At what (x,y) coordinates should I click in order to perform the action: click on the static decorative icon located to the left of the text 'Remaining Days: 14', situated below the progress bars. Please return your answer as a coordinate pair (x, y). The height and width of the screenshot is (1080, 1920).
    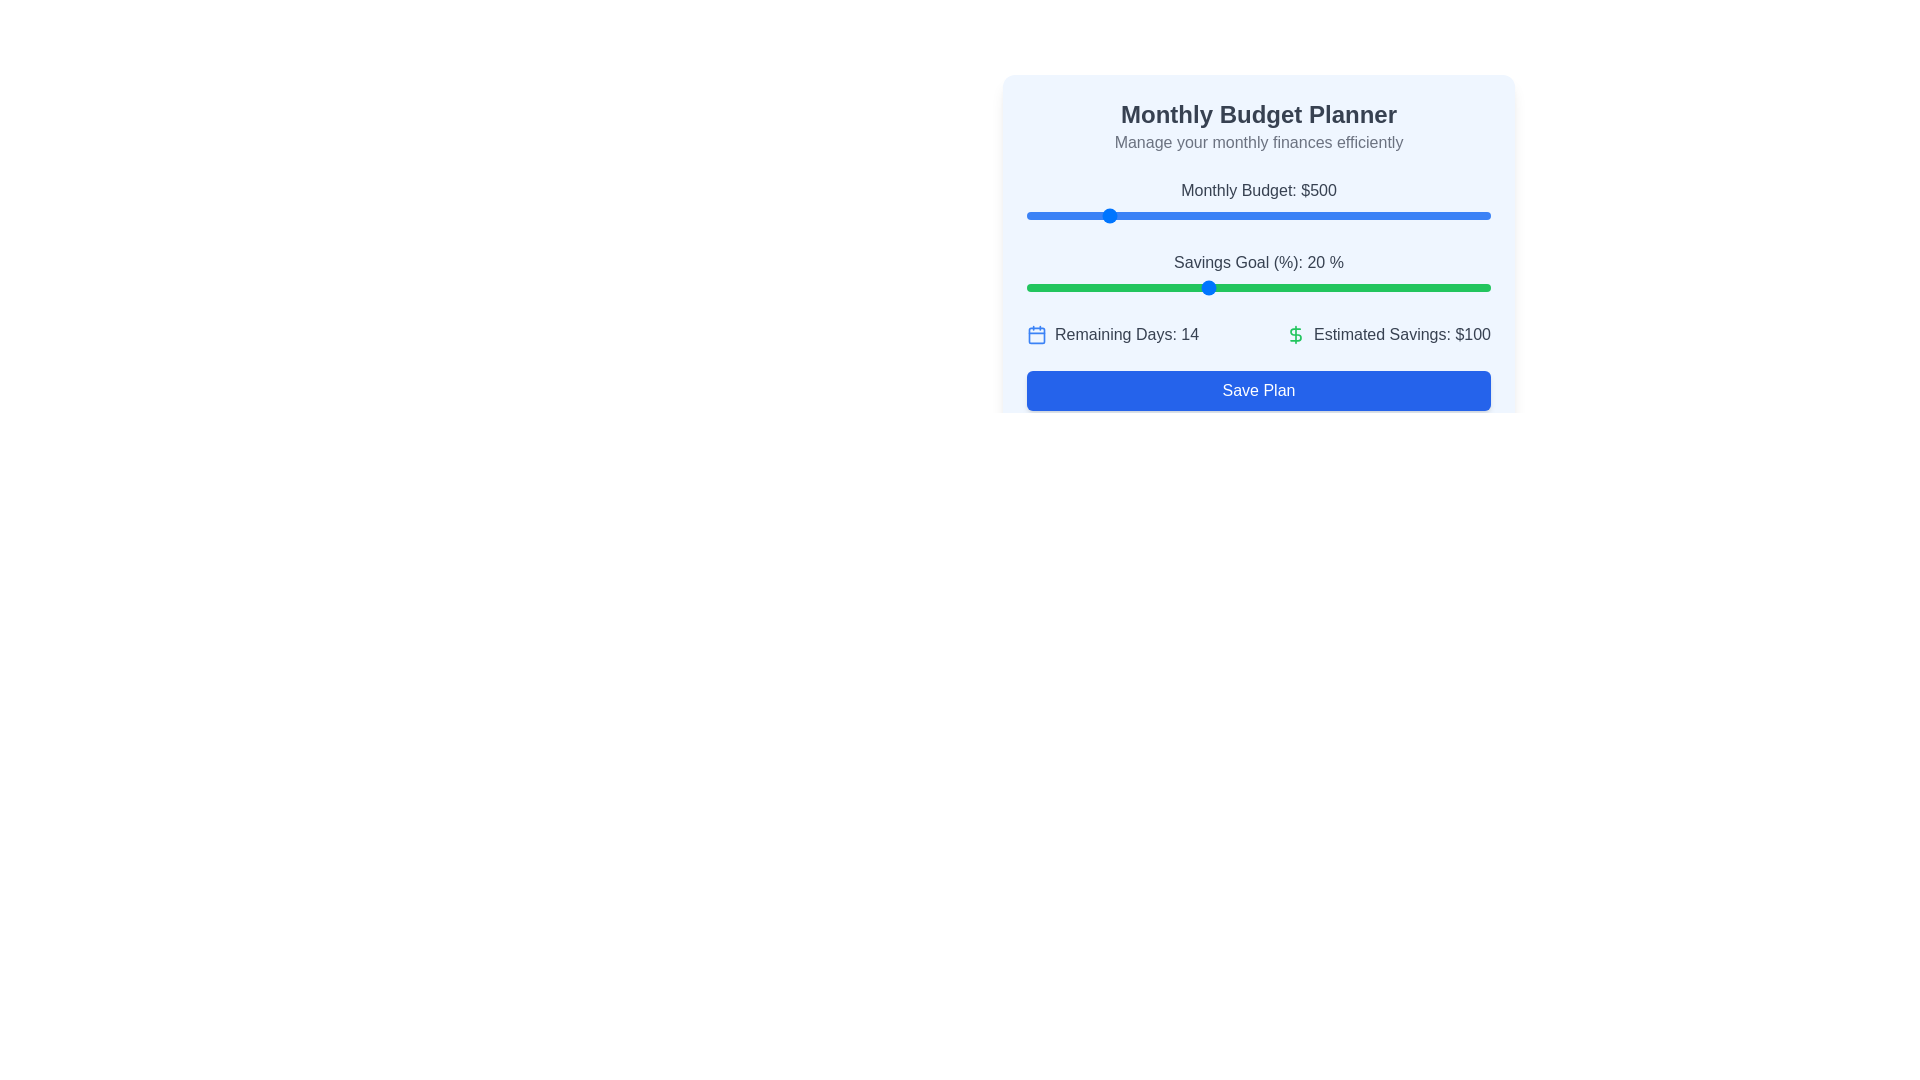
    Looking at the image, I should click on (1036, 334).